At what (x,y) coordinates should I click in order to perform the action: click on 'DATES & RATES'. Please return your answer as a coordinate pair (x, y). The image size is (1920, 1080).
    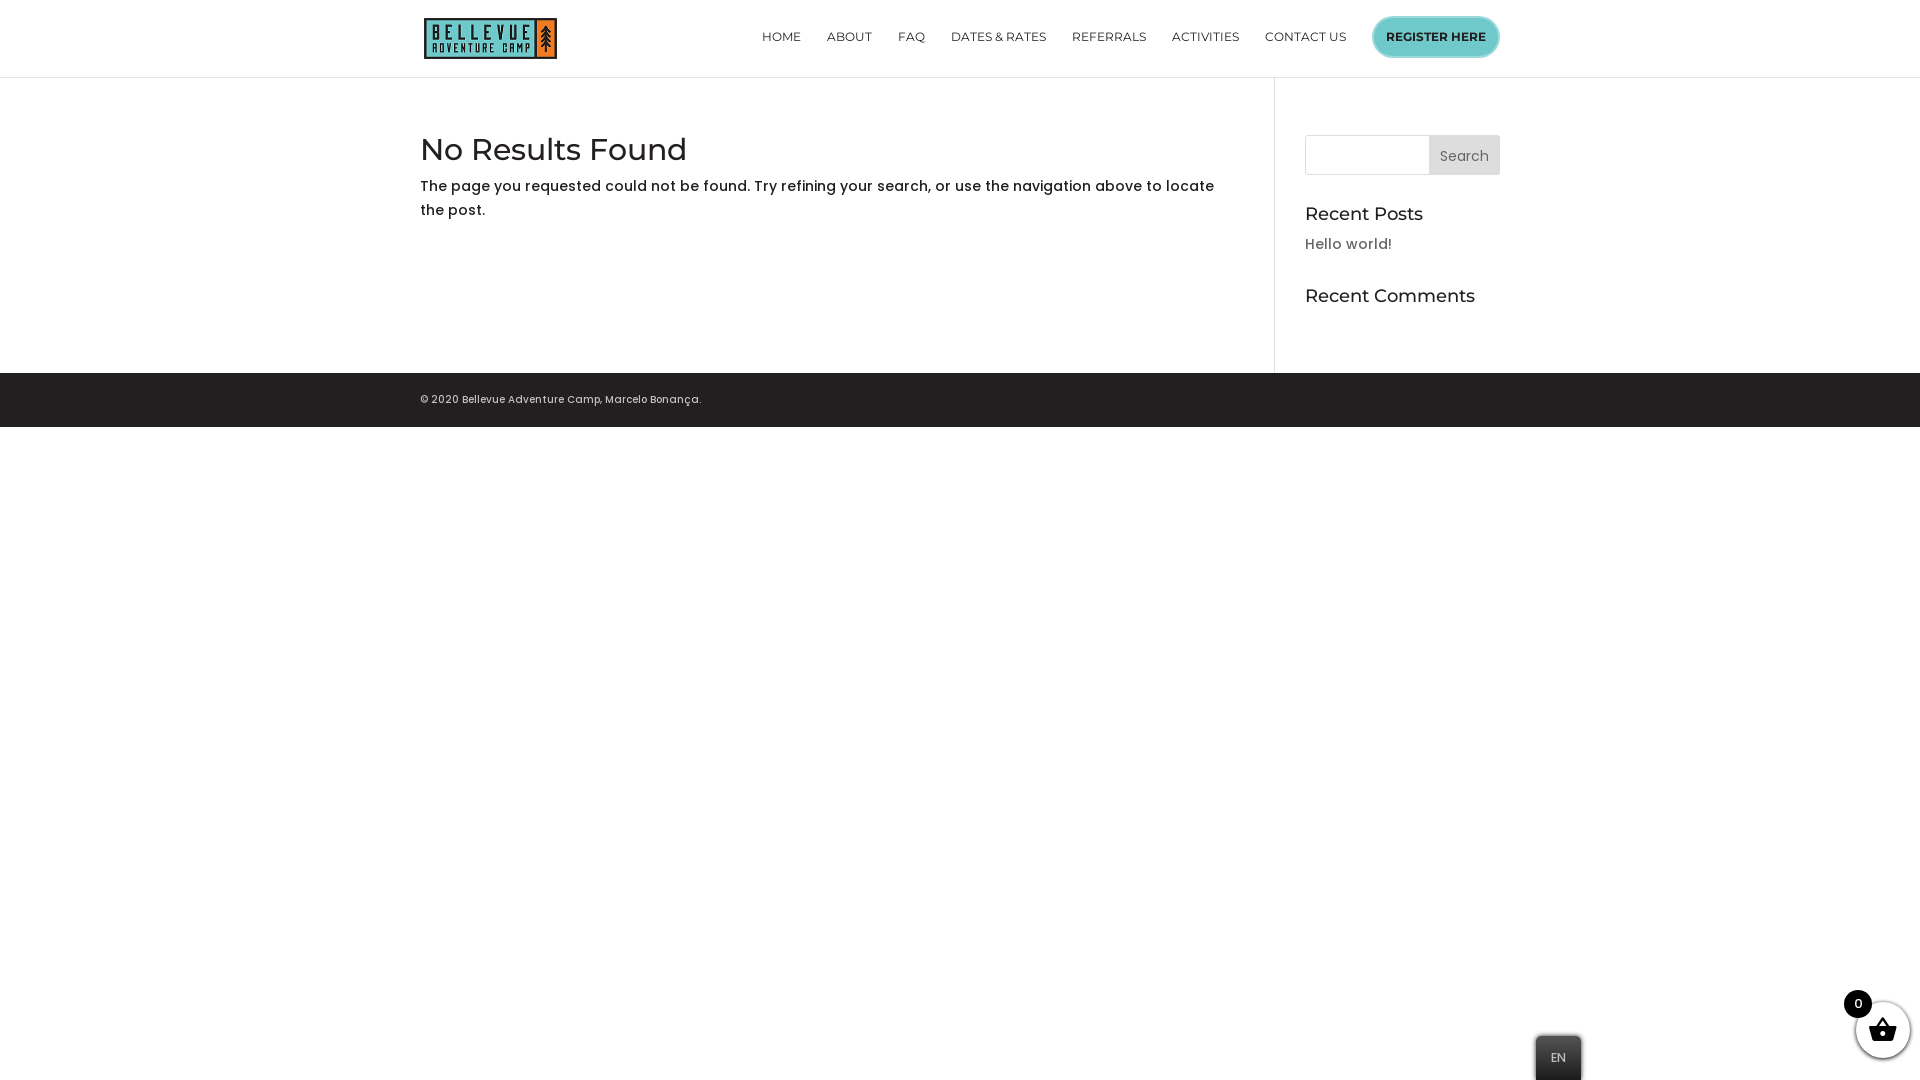
    Looking at the image, I should click on (949, 52).